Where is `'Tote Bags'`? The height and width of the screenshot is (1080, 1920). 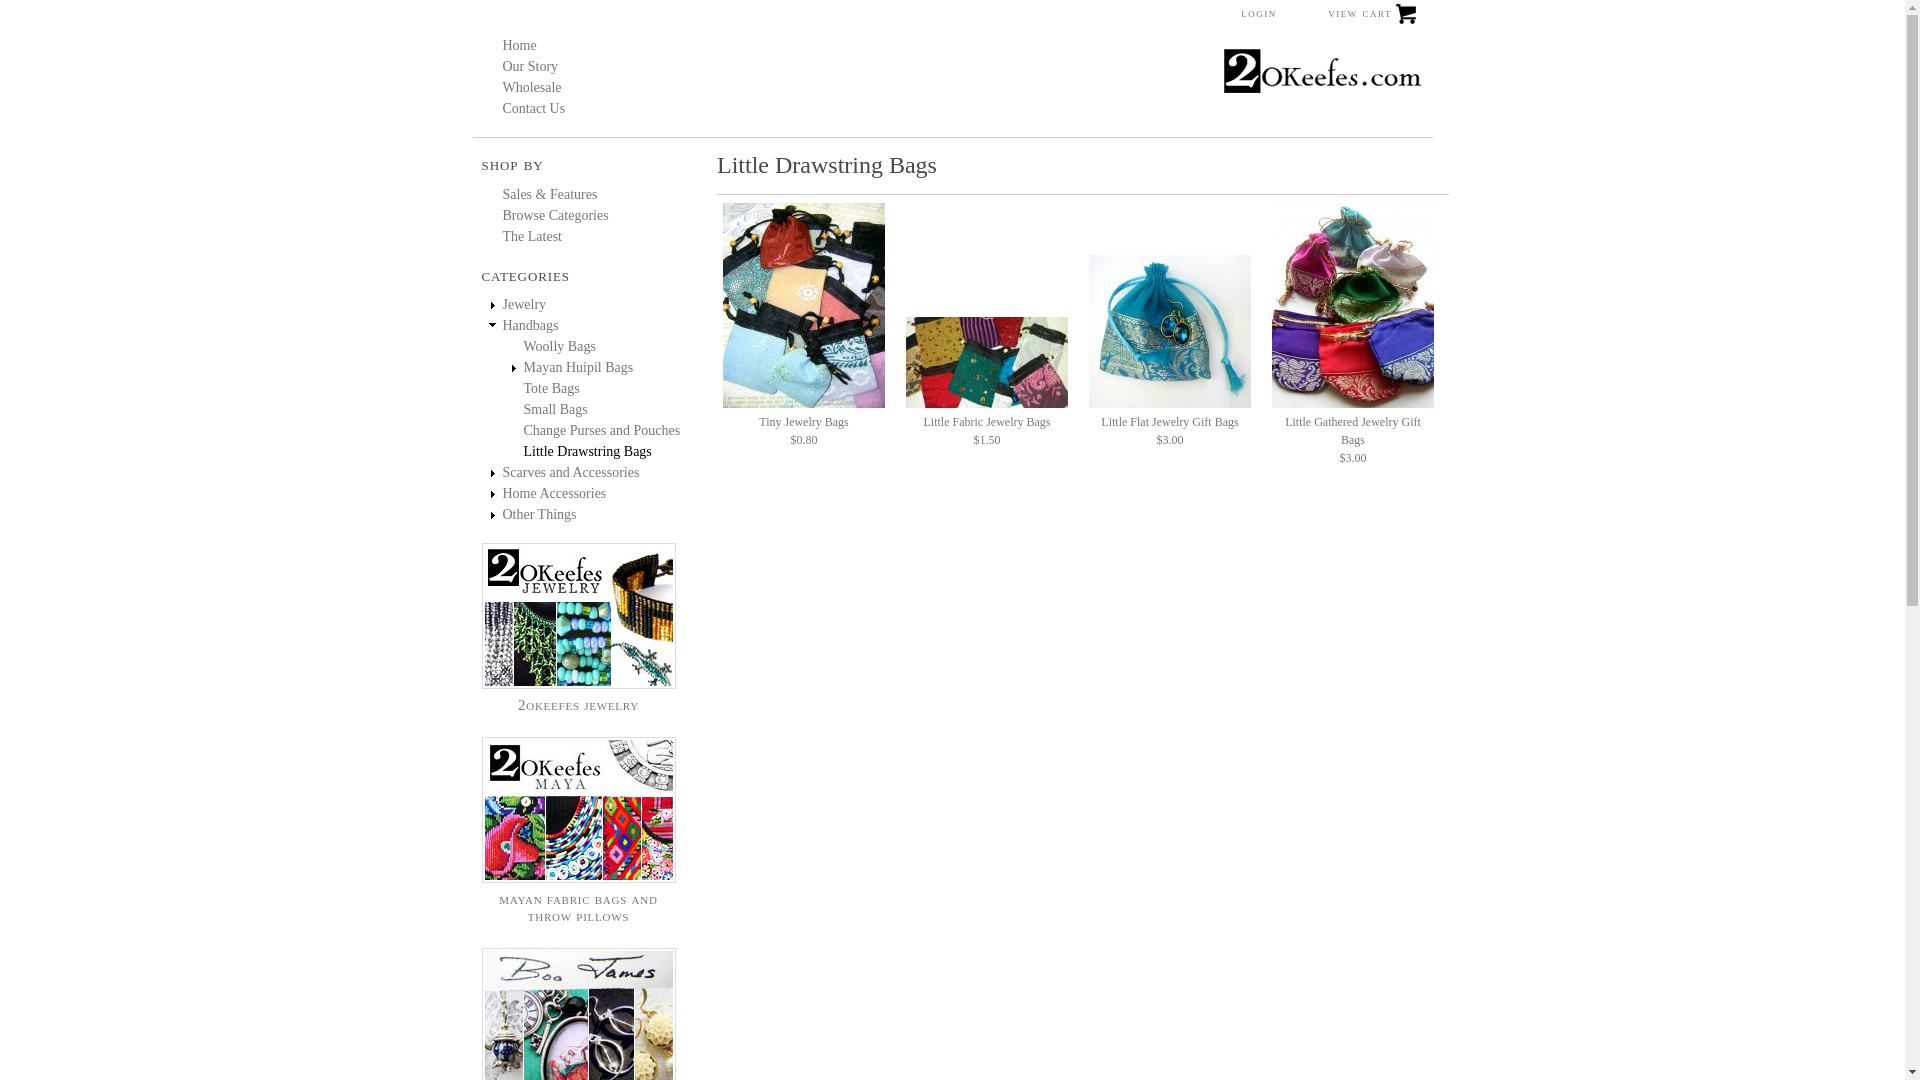
'Tote Bags' is located at coordinates (523, 388).